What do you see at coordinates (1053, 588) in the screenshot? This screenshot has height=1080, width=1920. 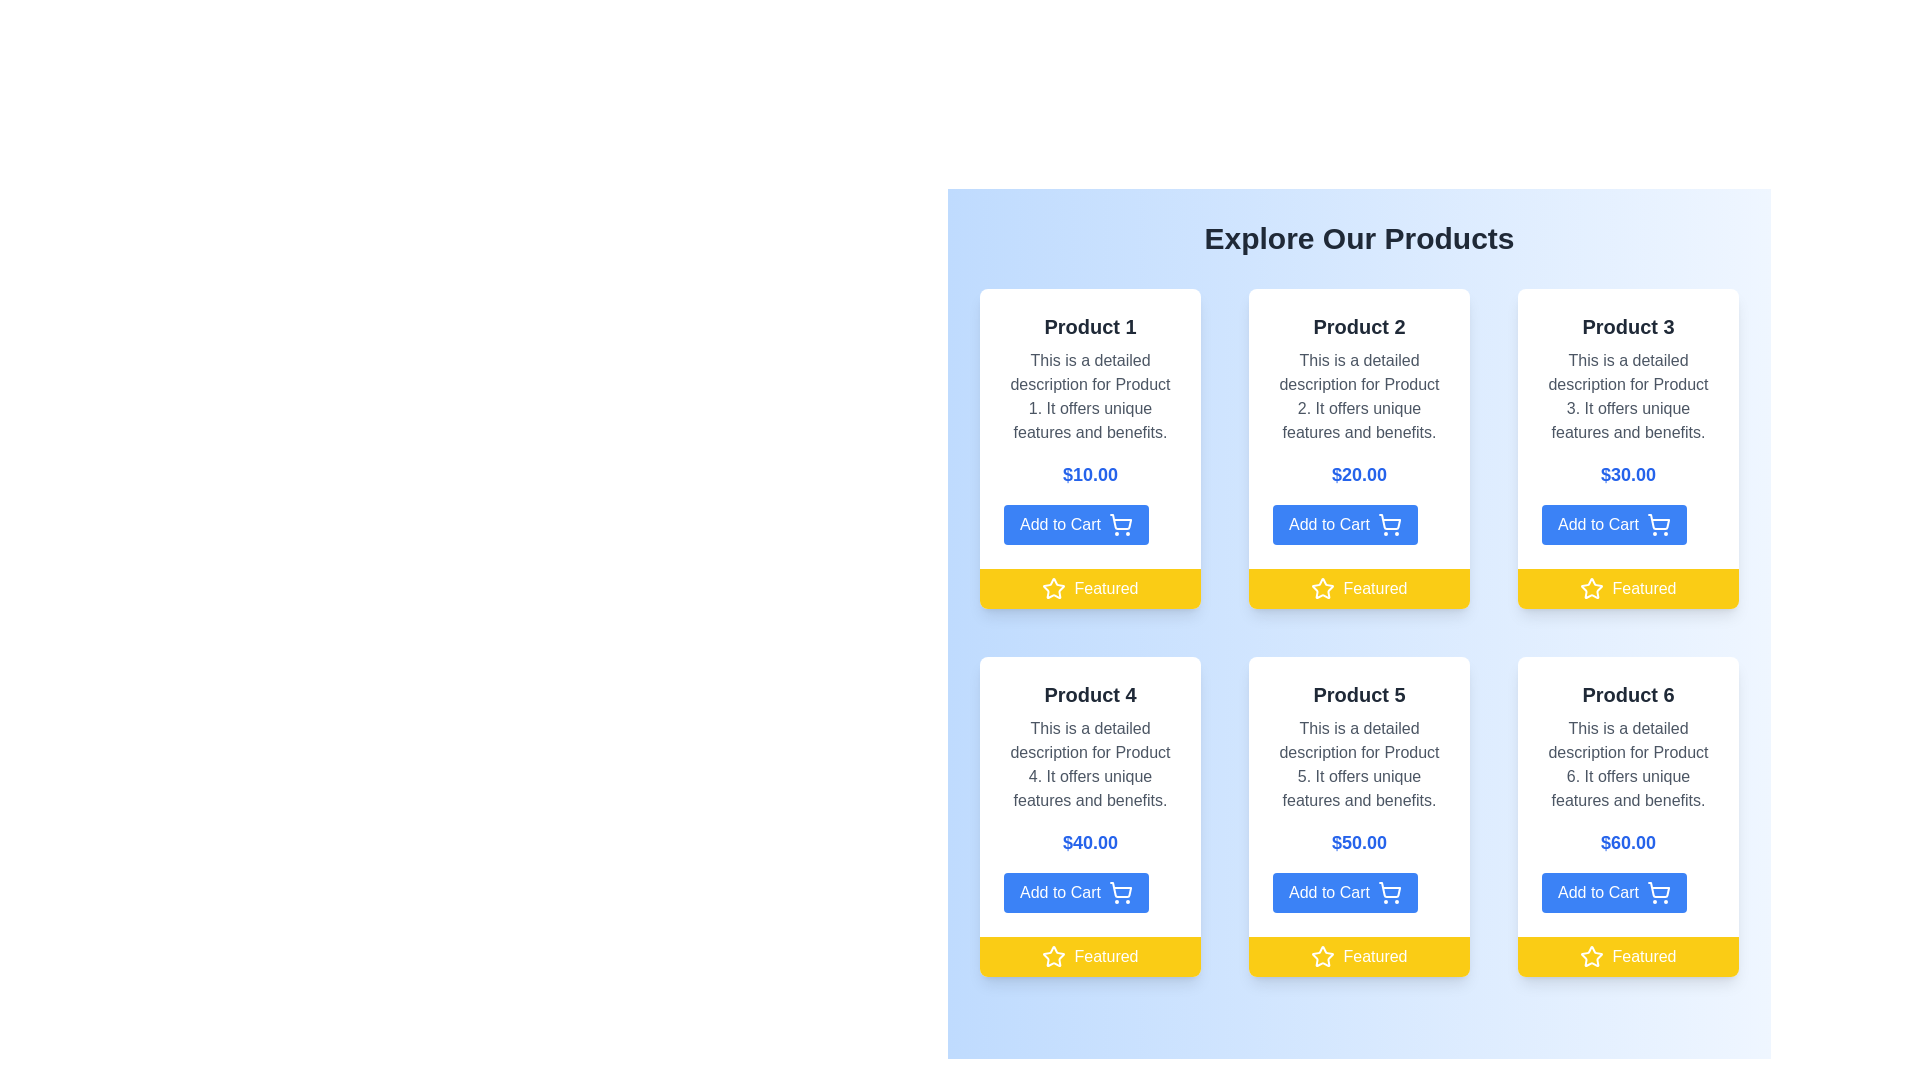 I see `the 'Featured' star icon located at the bottom-left corner of the 'Product 1' card as a visual cue` at bounding box center [1053, 588].